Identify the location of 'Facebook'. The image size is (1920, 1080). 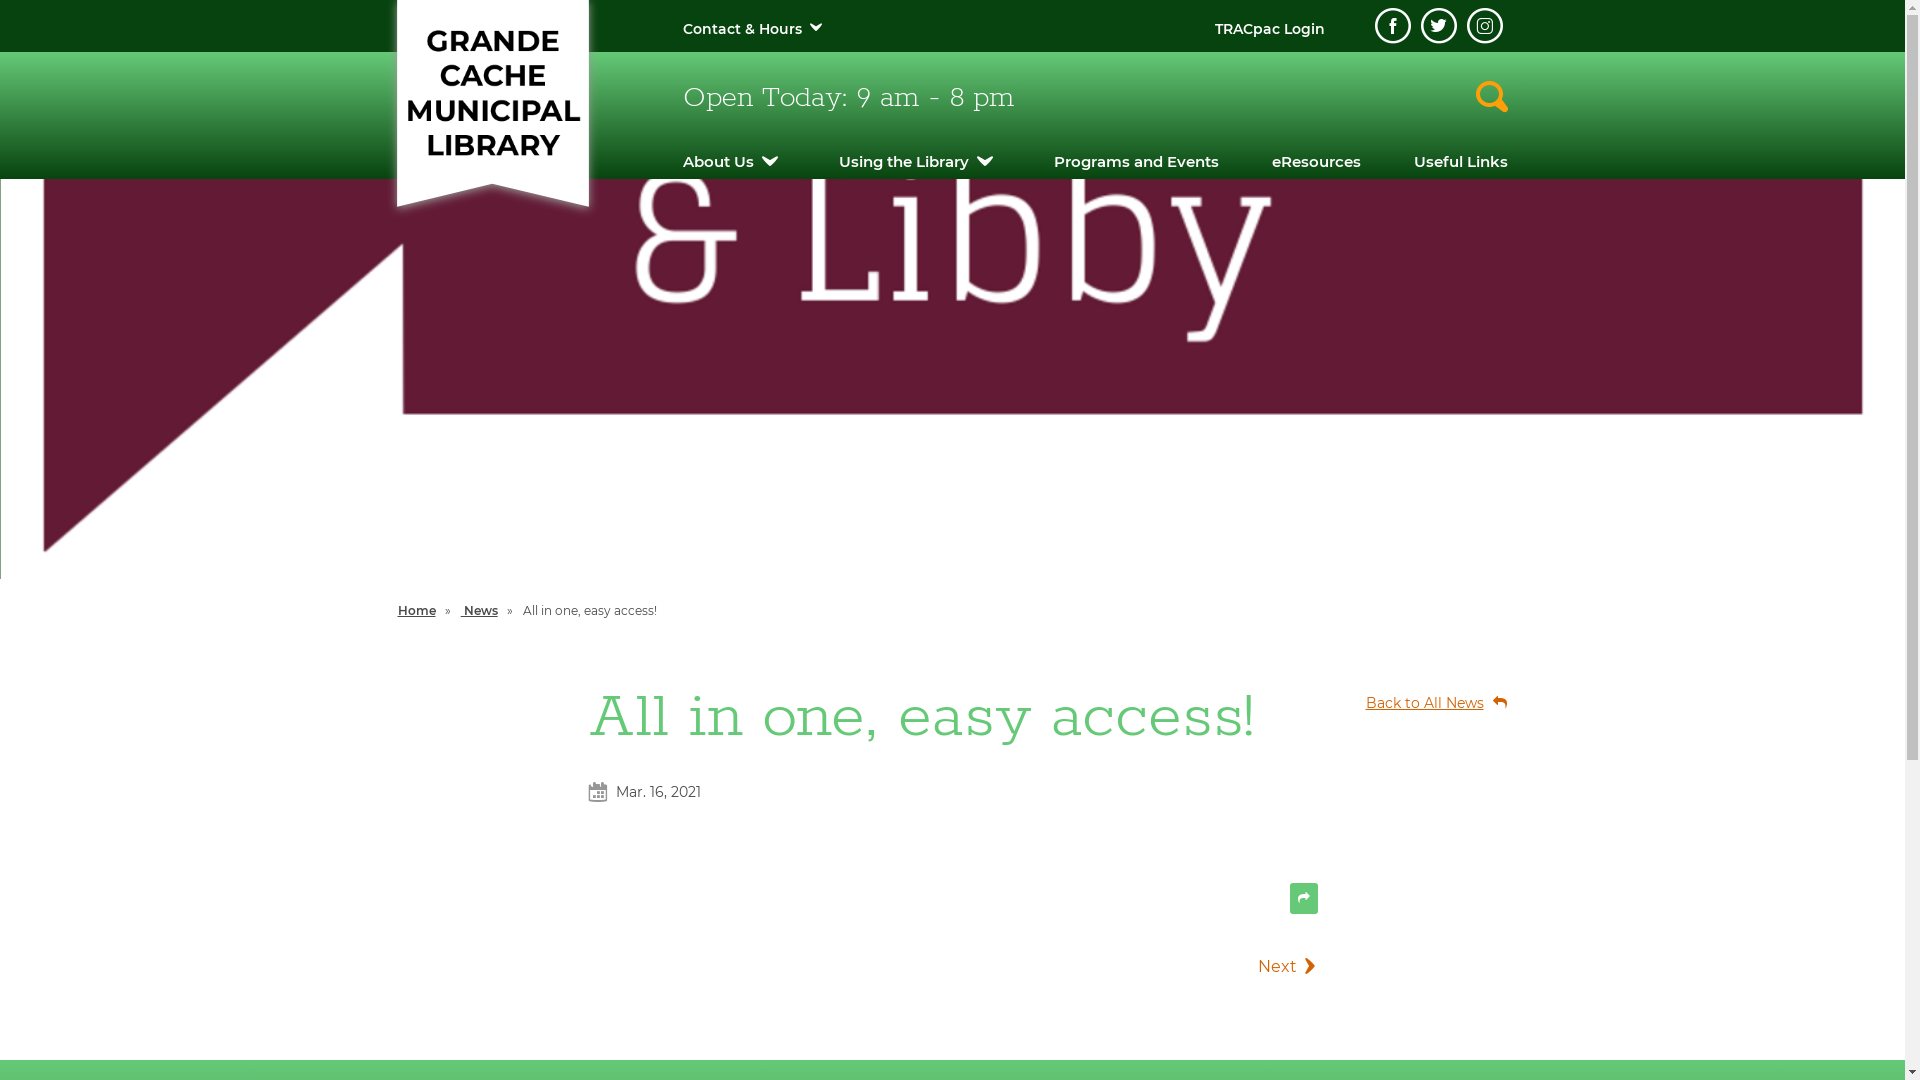
(1391, 26).